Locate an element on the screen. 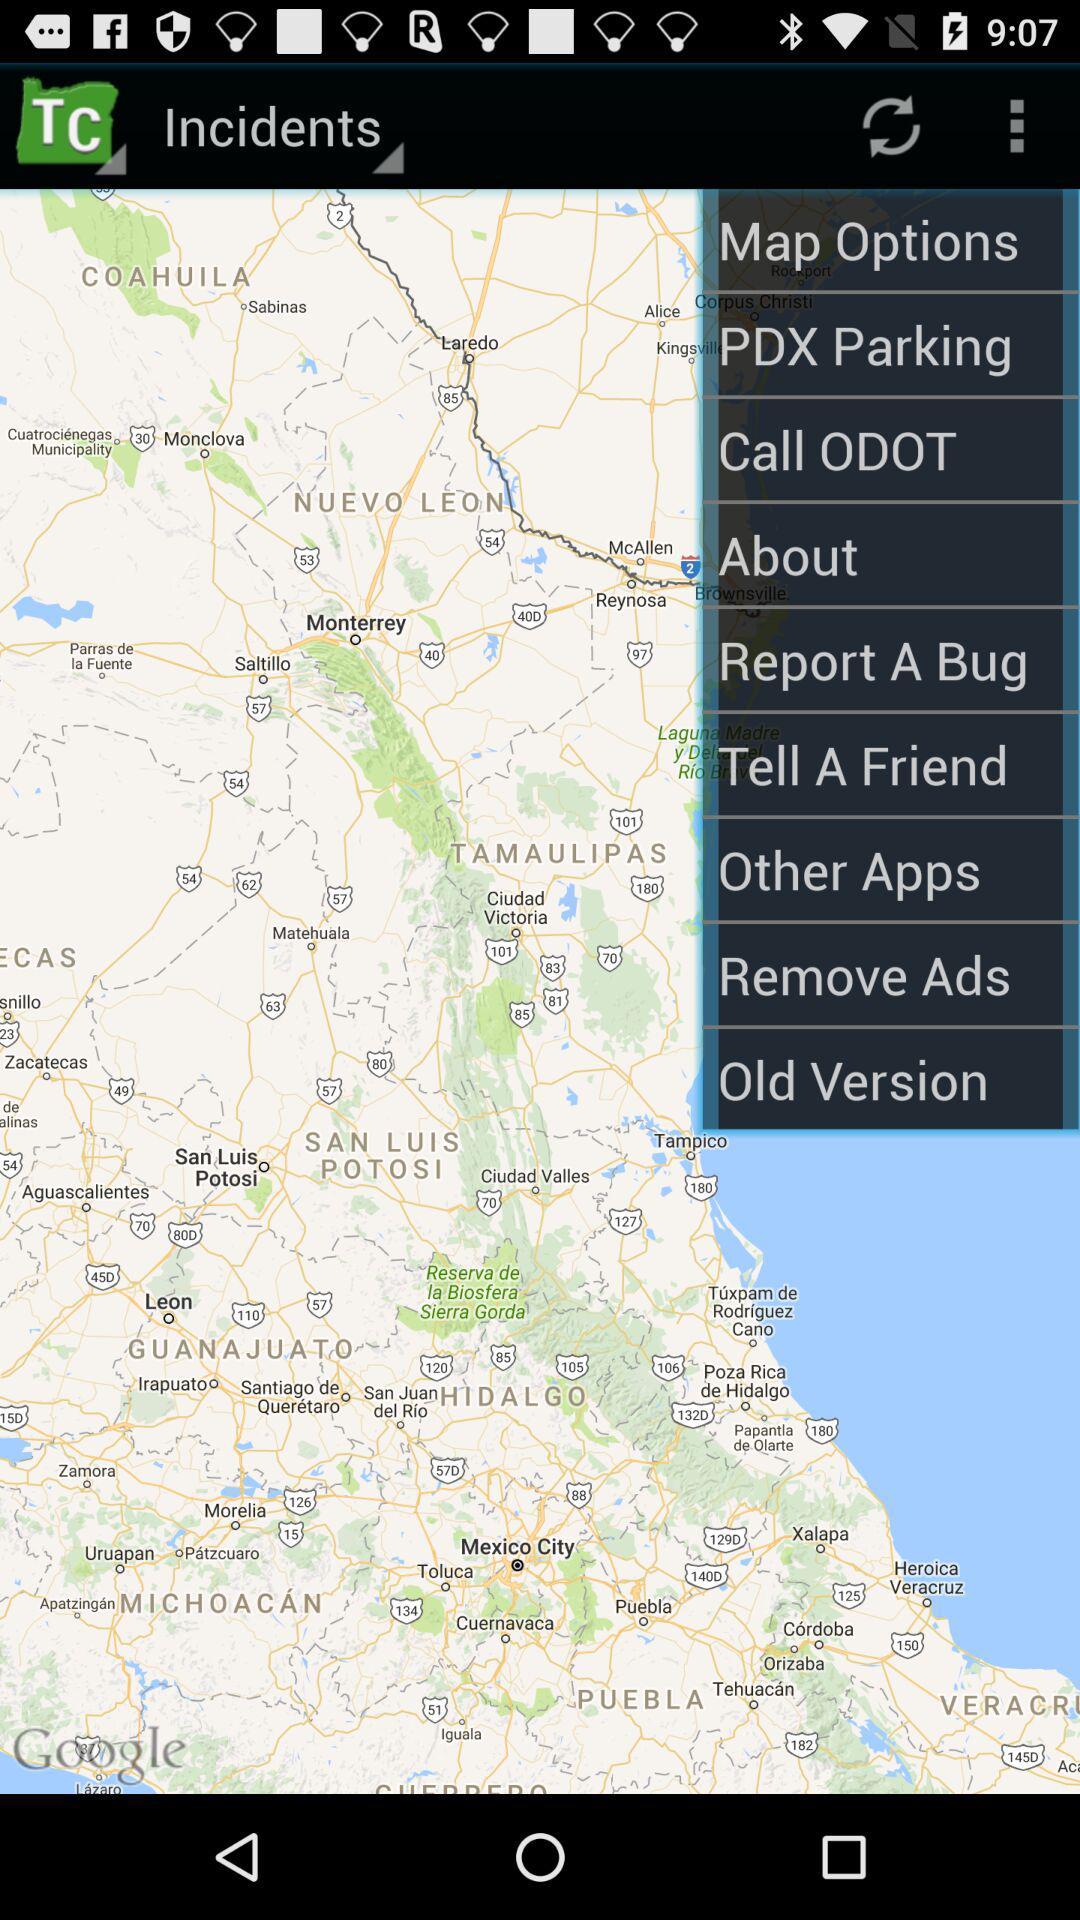 The height and width of the screenshot is (1920, 1080). incidents app is located at coordinates (280, 124).